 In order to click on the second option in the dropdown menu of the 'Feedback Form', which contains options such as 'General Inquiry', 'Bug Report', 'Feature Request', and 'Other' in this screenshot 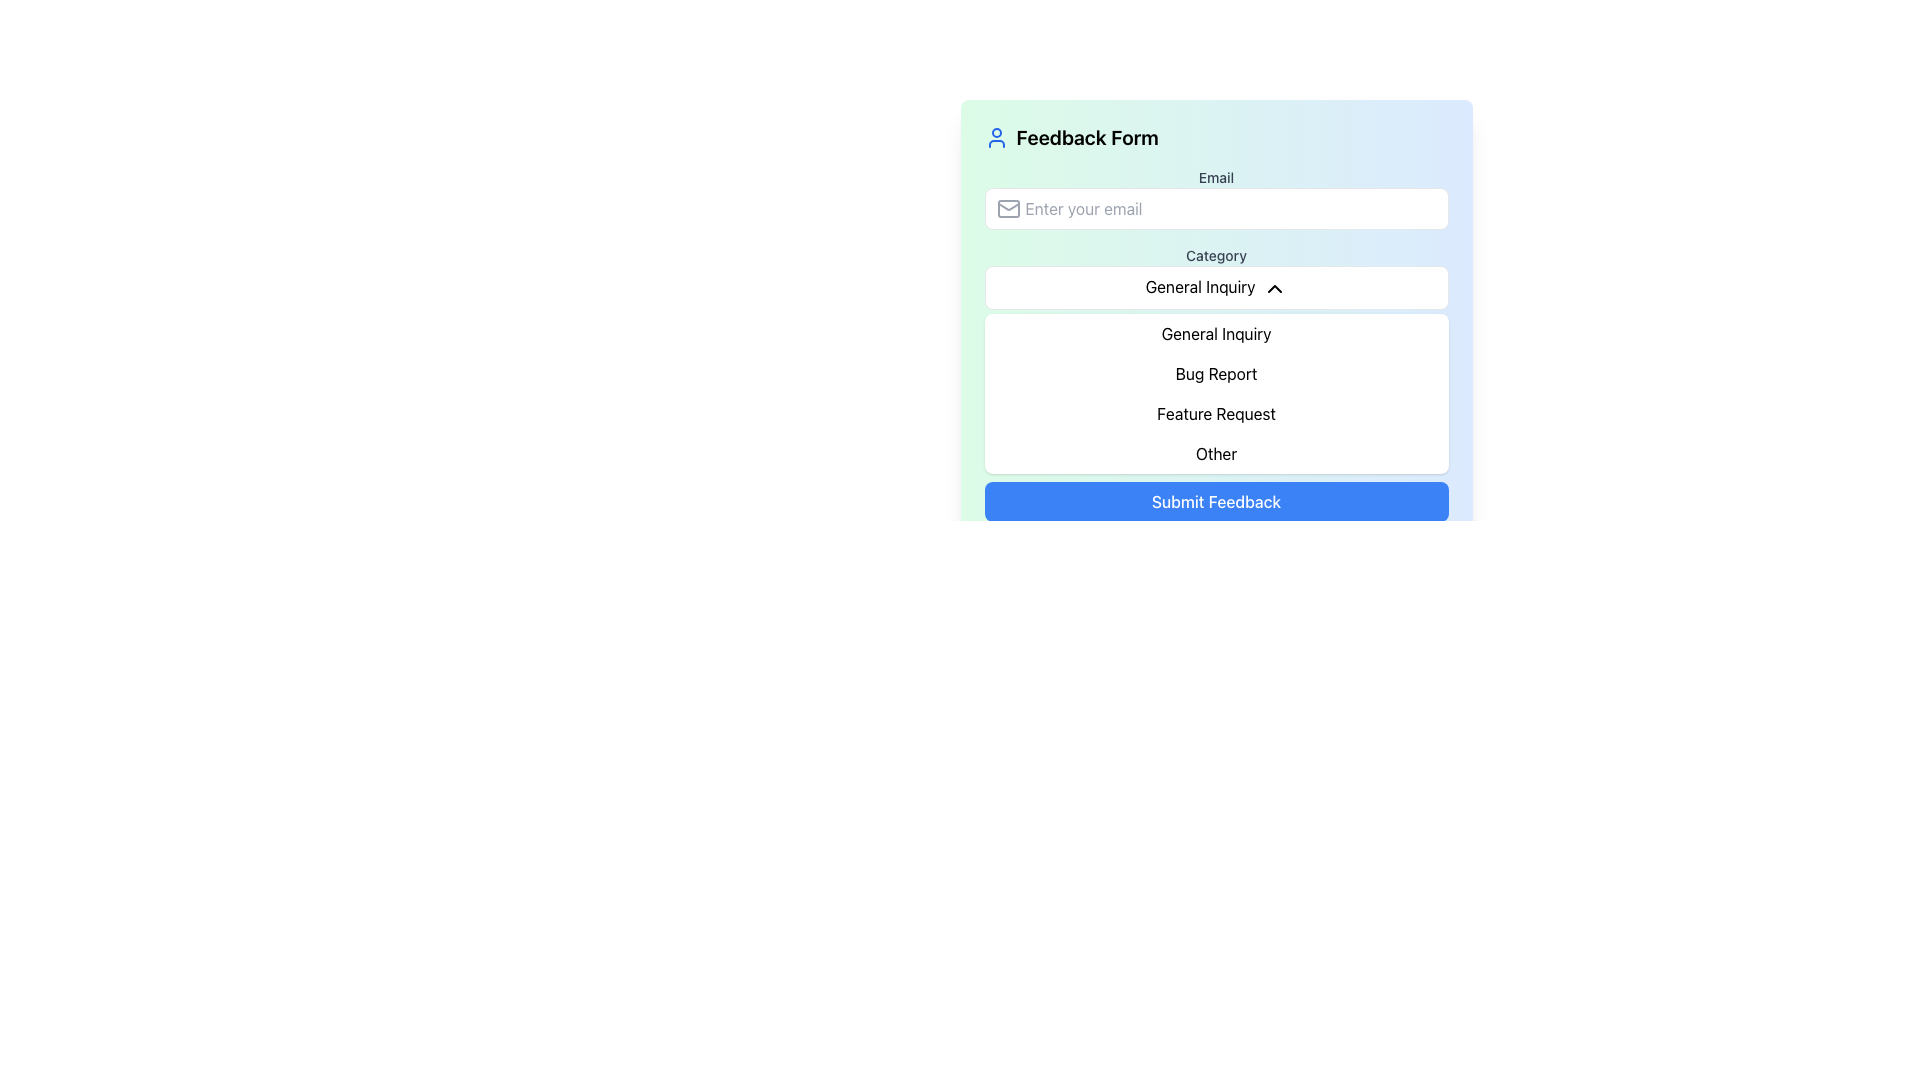, I will do `click(1215, 393)`.